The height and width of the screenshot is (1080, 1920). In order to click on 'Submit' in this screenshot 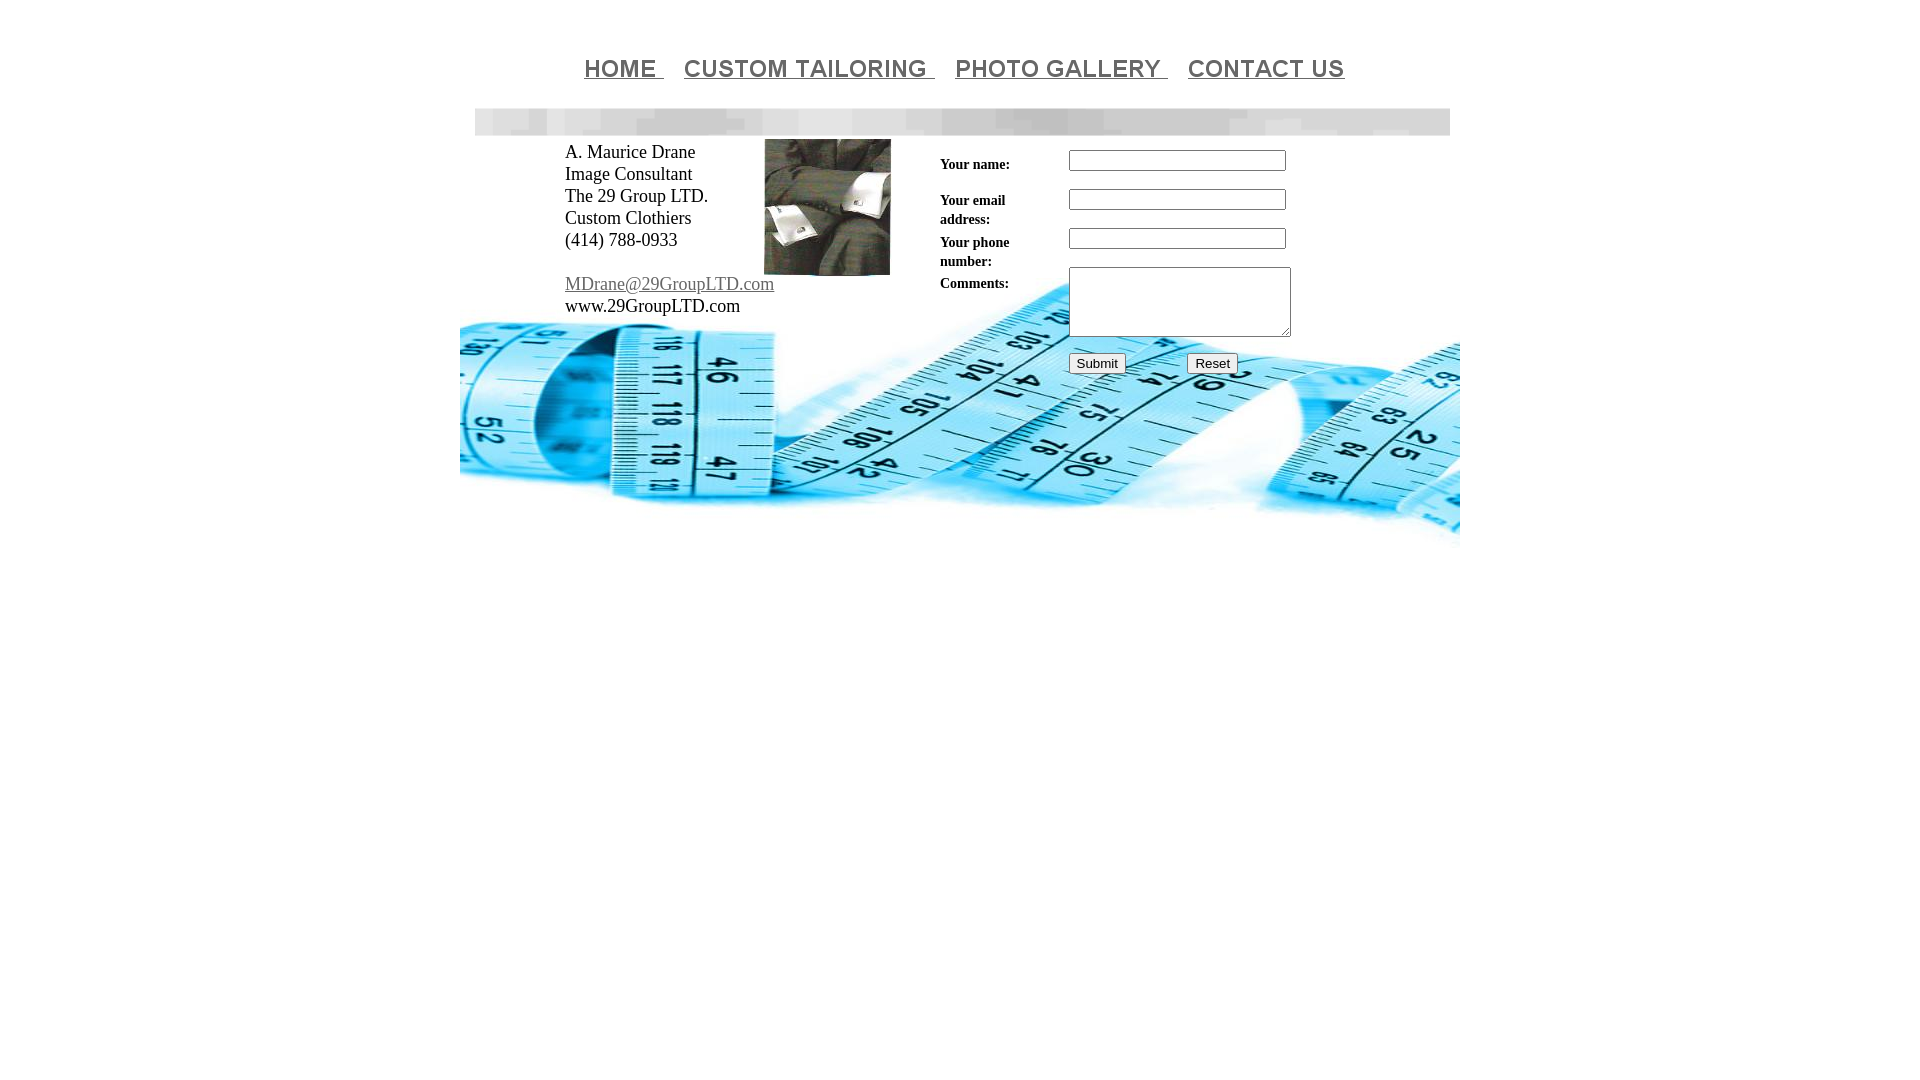, I will do `click(1095, 363)`.